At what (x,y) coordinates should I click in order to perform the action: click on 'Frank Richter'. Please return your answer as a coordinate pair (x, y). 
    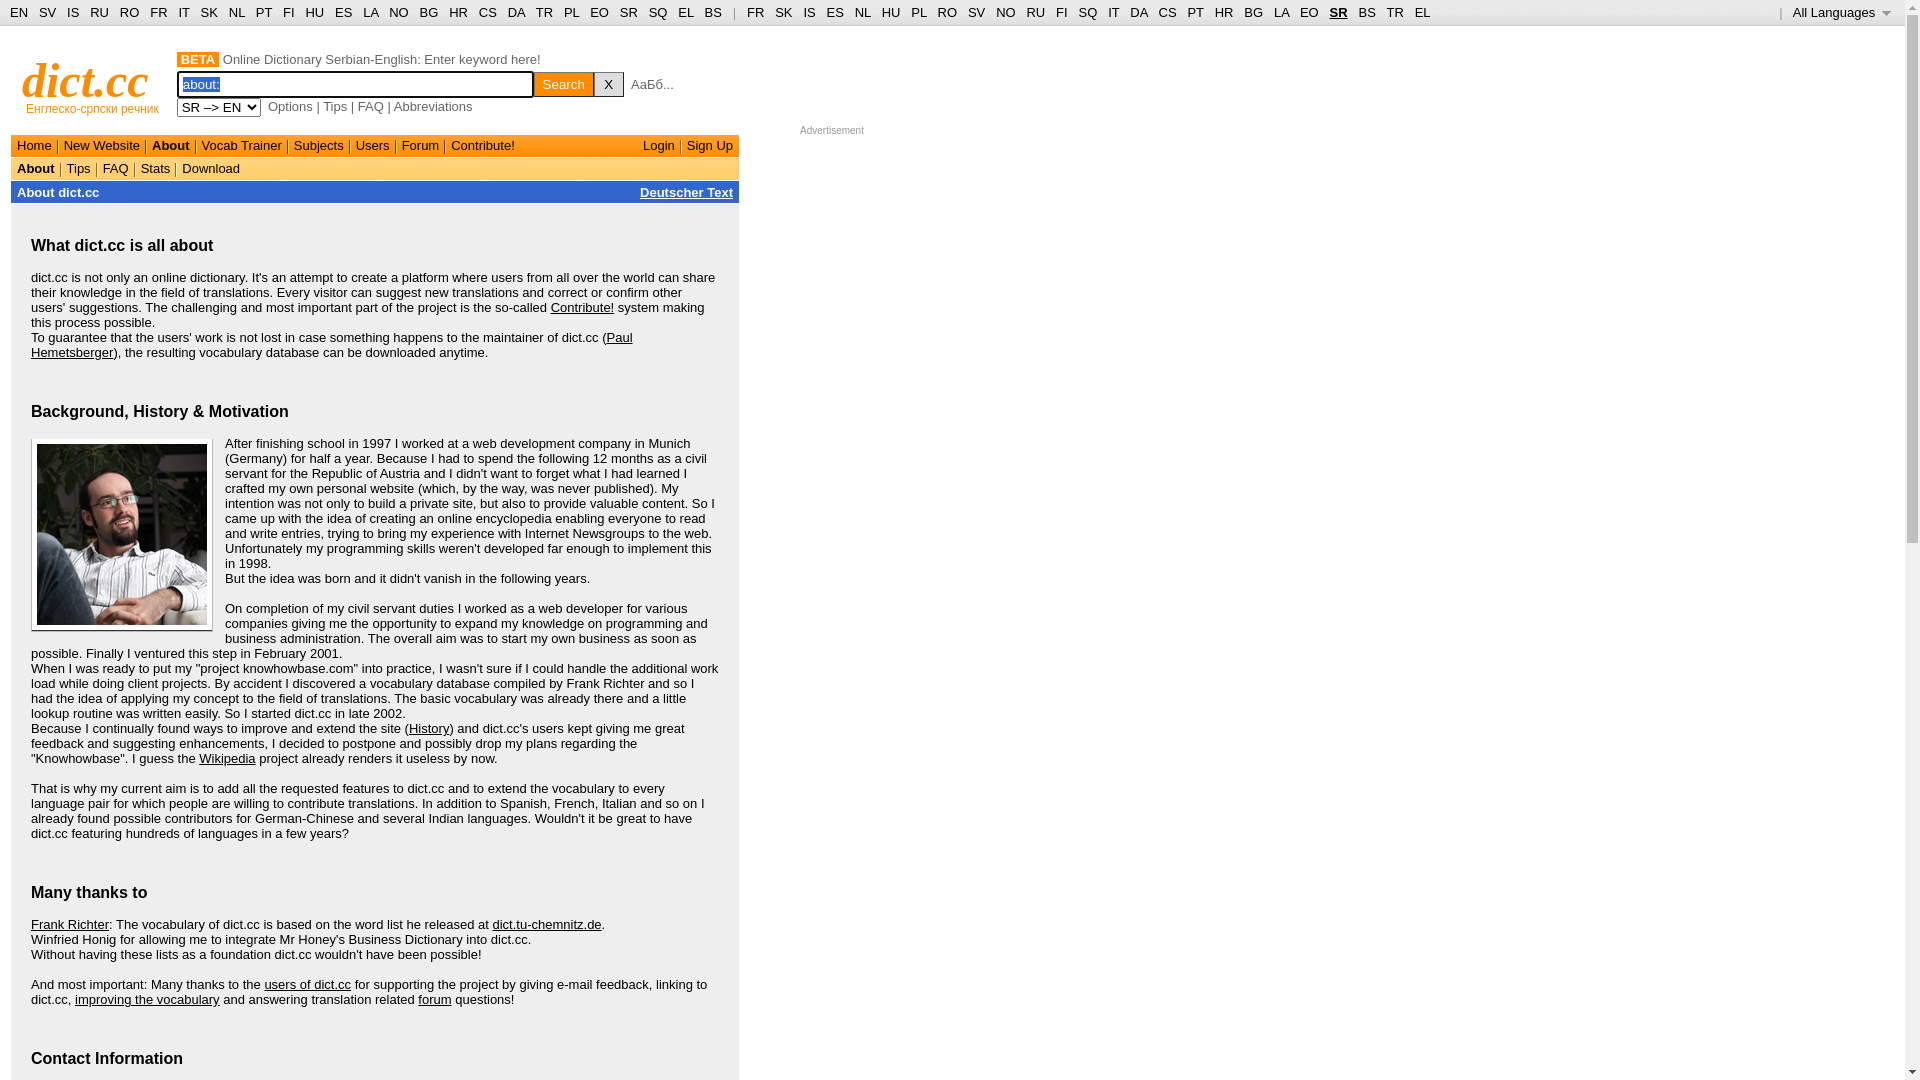
    Looking at the image, I should click on (30, 924).